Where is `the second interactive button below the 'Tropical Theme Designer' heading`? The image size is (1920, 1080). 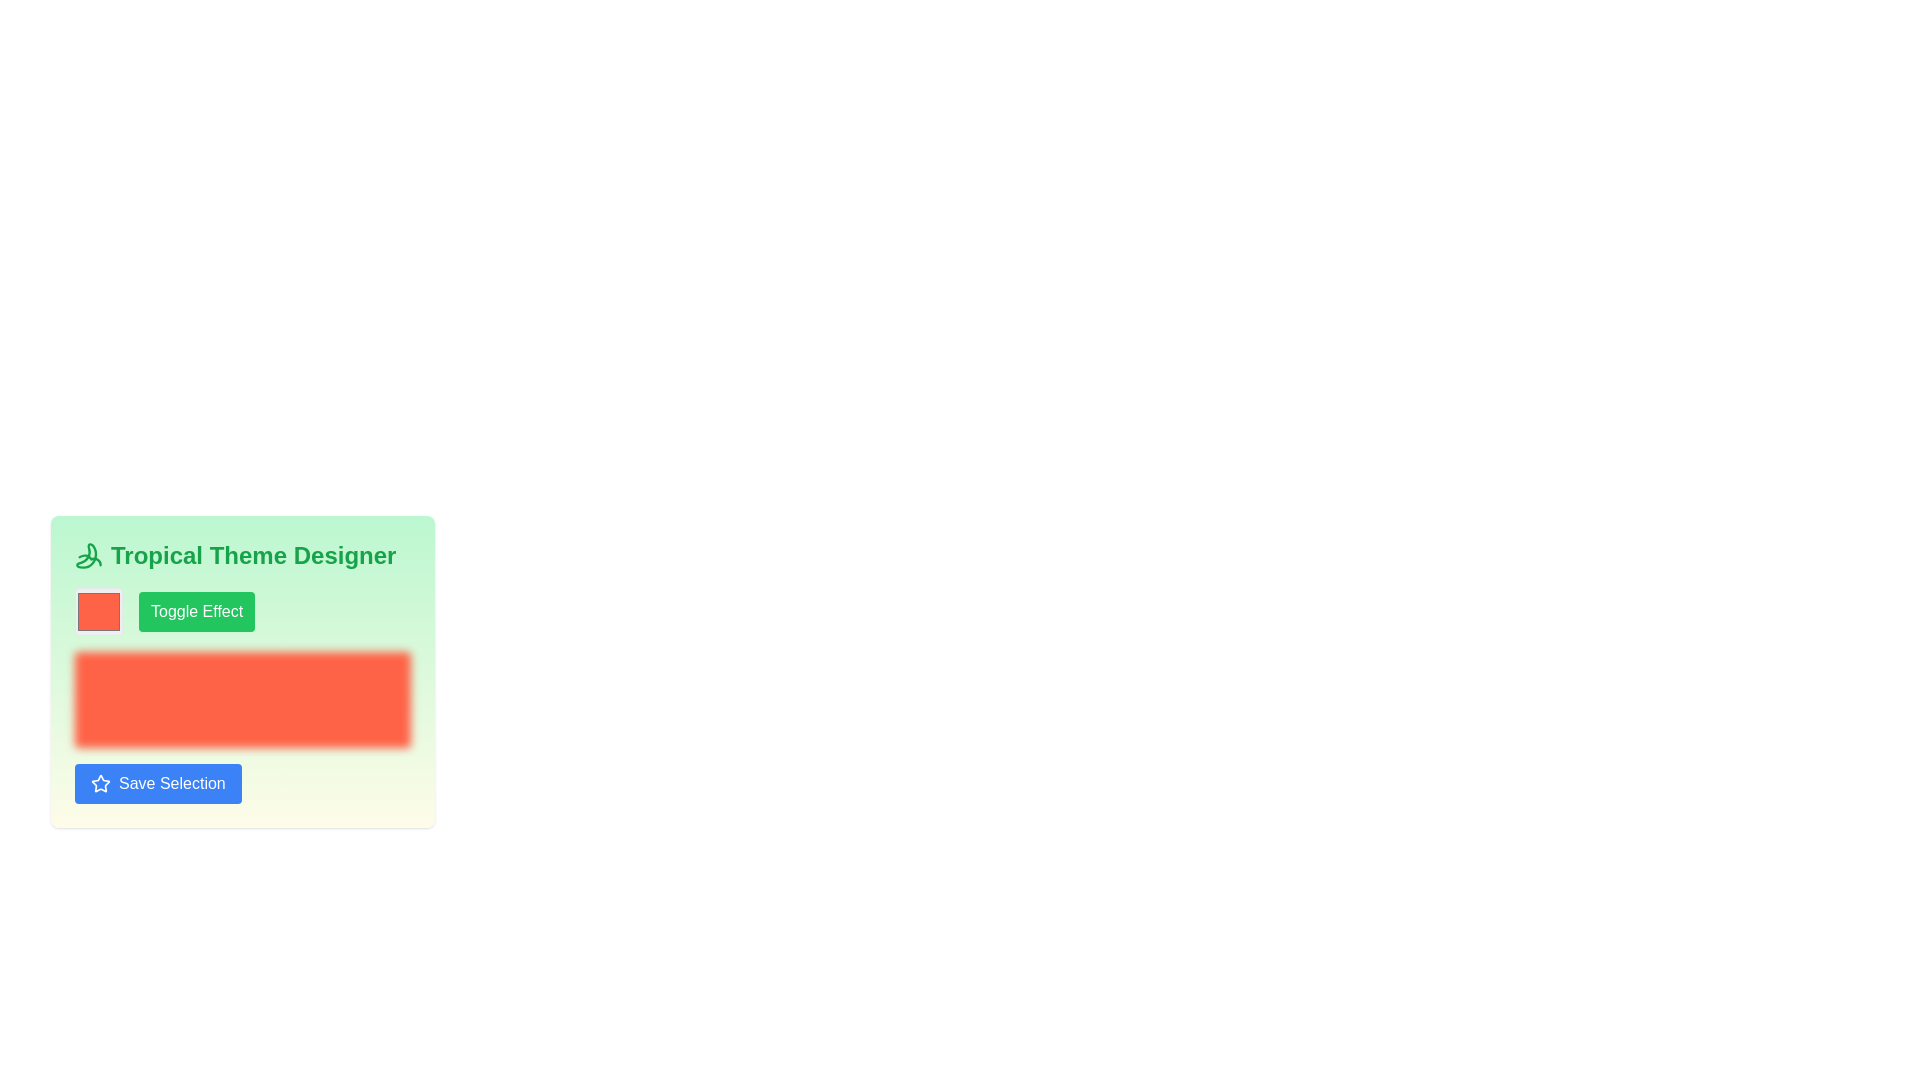 the second interactive button below the 'Tropical Theme Designer' heading is located at coordinates (242, 611).